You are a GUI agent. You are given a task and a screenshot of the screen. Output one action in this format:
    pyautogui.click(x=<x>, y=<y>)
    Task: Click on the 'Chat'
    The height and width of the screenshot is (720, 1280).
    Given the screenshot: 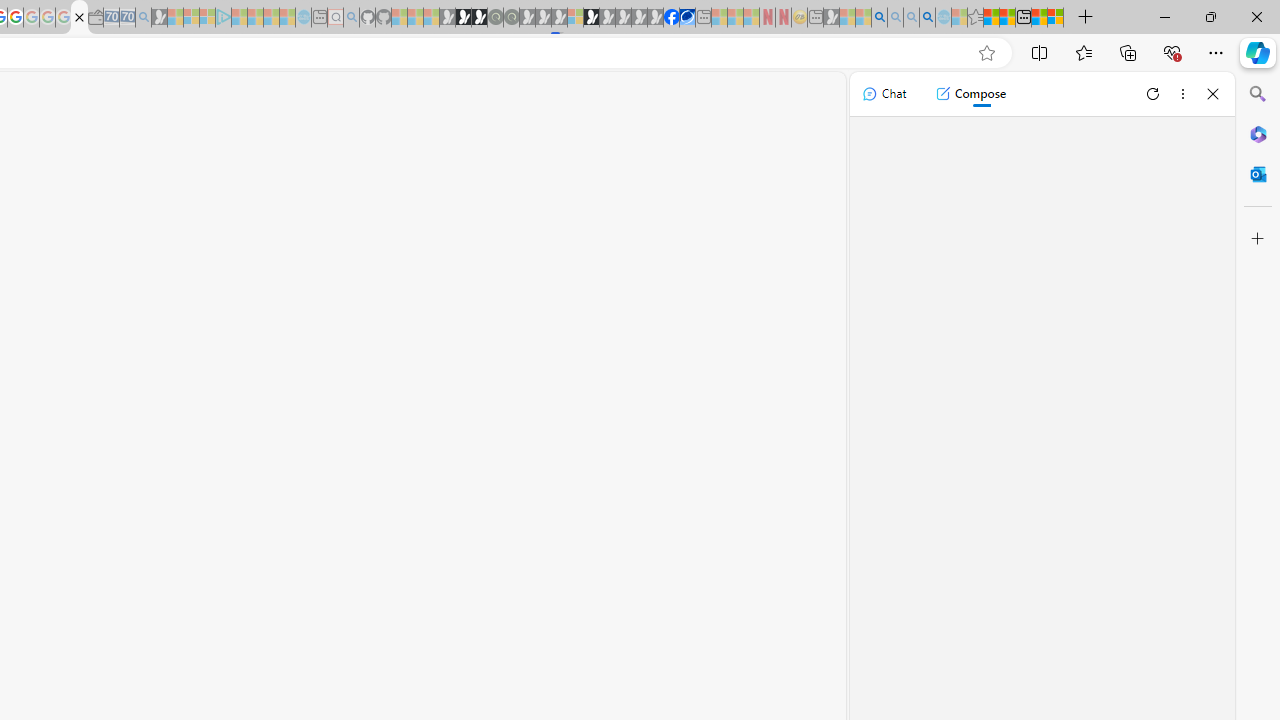 What is the action you would take?
    pyautogui.click(x=883, y=93)
    